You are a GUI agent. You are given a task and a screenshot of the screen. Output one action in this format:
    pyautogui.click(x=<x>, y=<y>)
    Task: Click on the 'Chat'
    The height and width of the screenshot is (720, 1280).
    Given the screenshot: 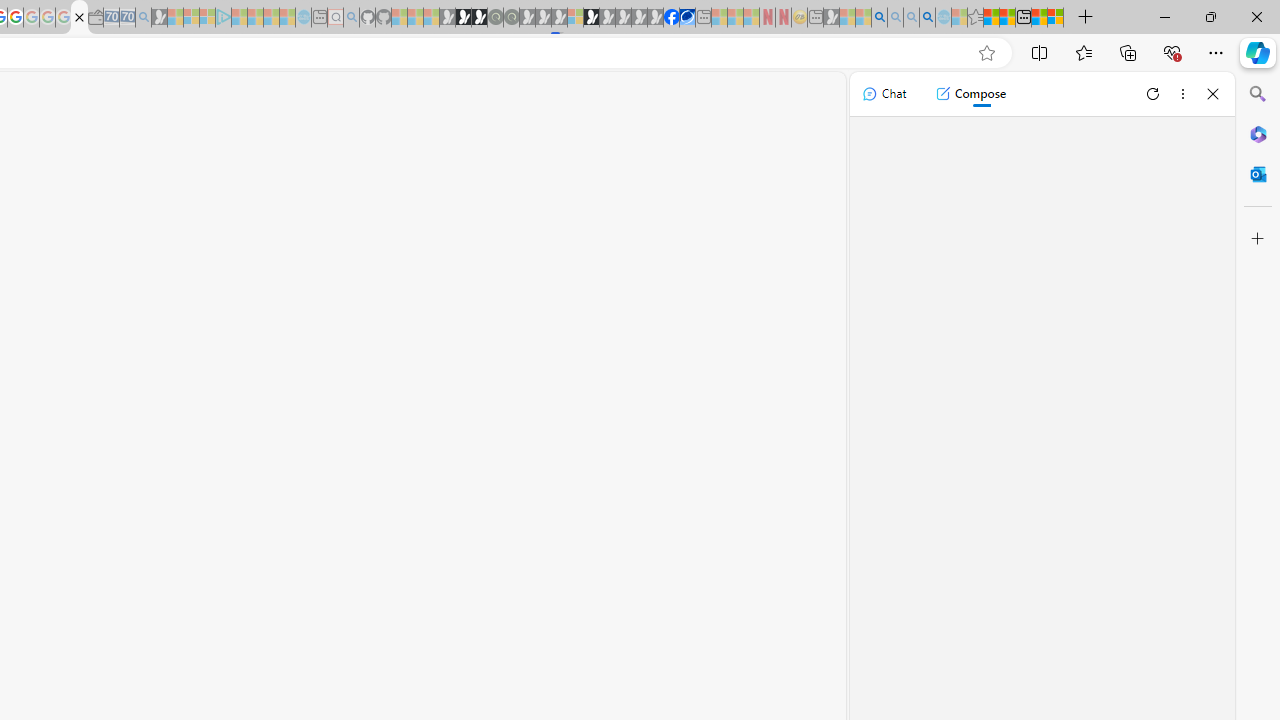 What is the action you would take?
    pyautogui.click(x=883, y=93)
    